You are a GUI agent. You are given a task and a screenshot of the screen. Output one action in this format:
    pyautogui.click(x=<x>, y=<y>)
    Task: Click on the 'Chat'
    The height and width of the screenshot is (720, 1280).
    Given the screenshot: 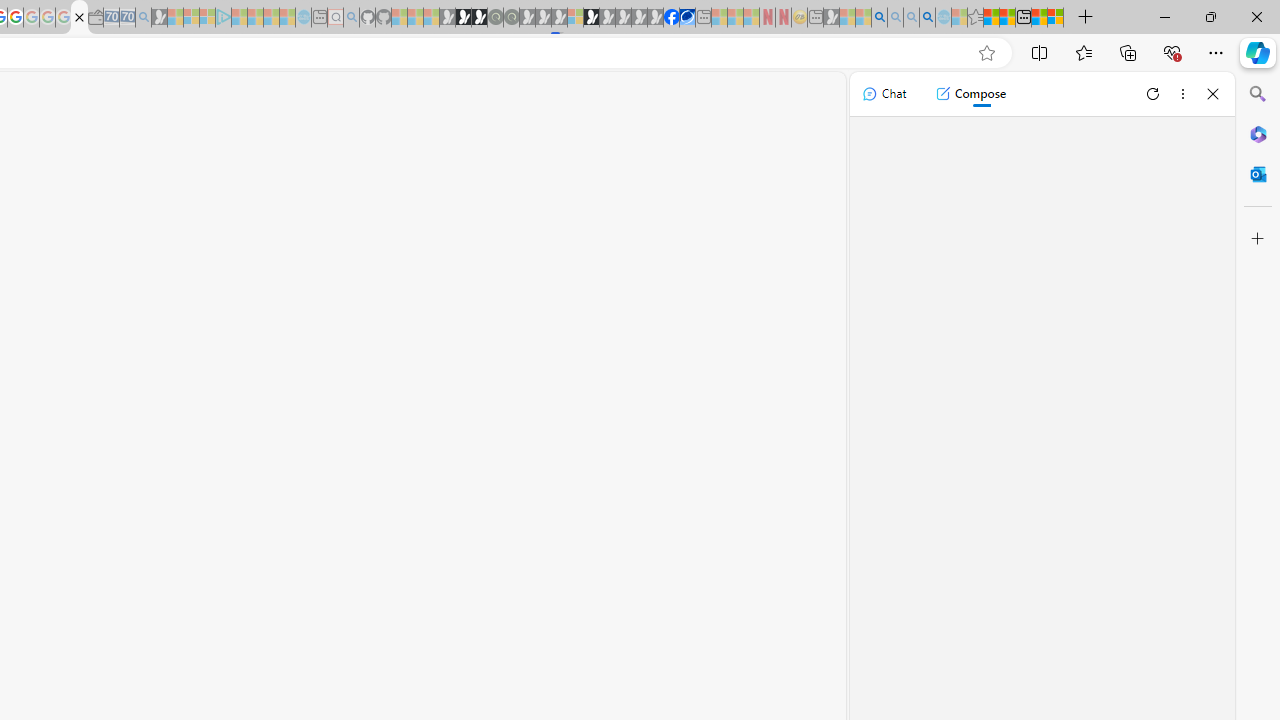 What is the action you would take?
    pyautogui.click(x=883, y=93)
    